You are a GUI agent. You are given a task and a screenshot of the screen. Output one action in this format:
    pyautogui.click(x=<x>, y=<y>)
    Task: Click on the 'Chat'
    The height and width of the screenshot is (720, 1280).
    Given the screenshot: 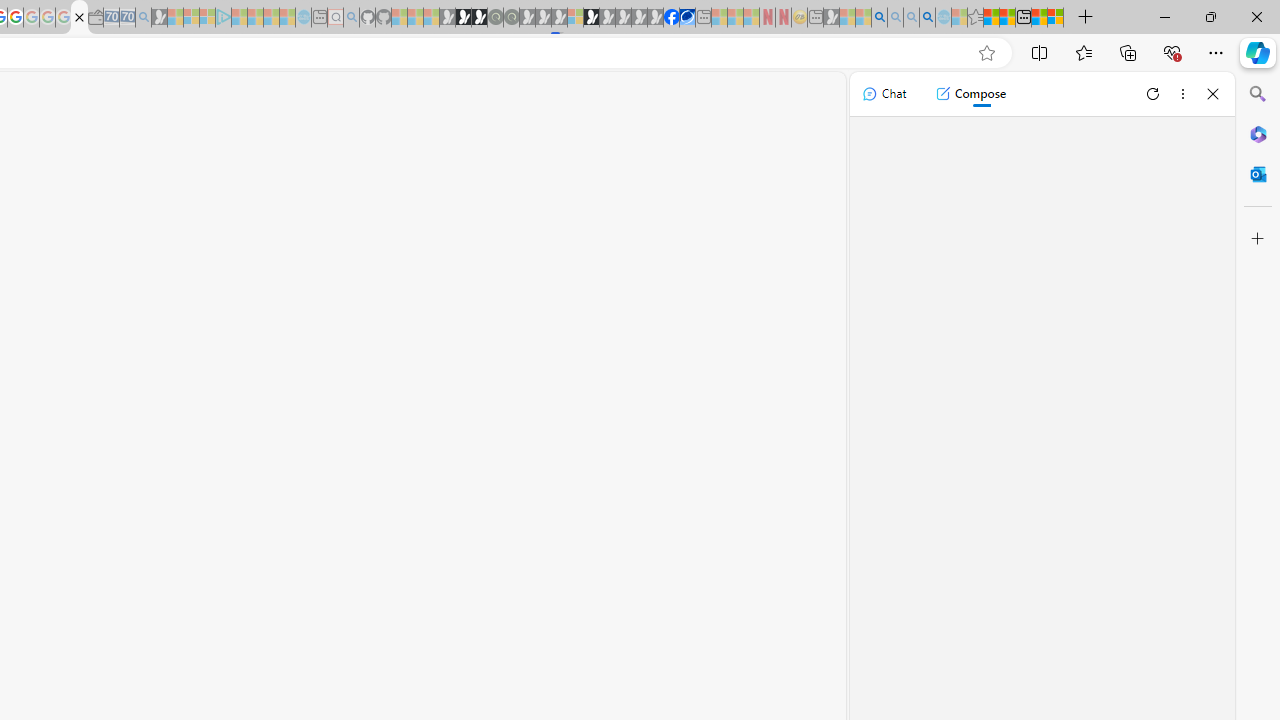 What is the action you would take?
    pyautogui.click(x=883, y=93)
    